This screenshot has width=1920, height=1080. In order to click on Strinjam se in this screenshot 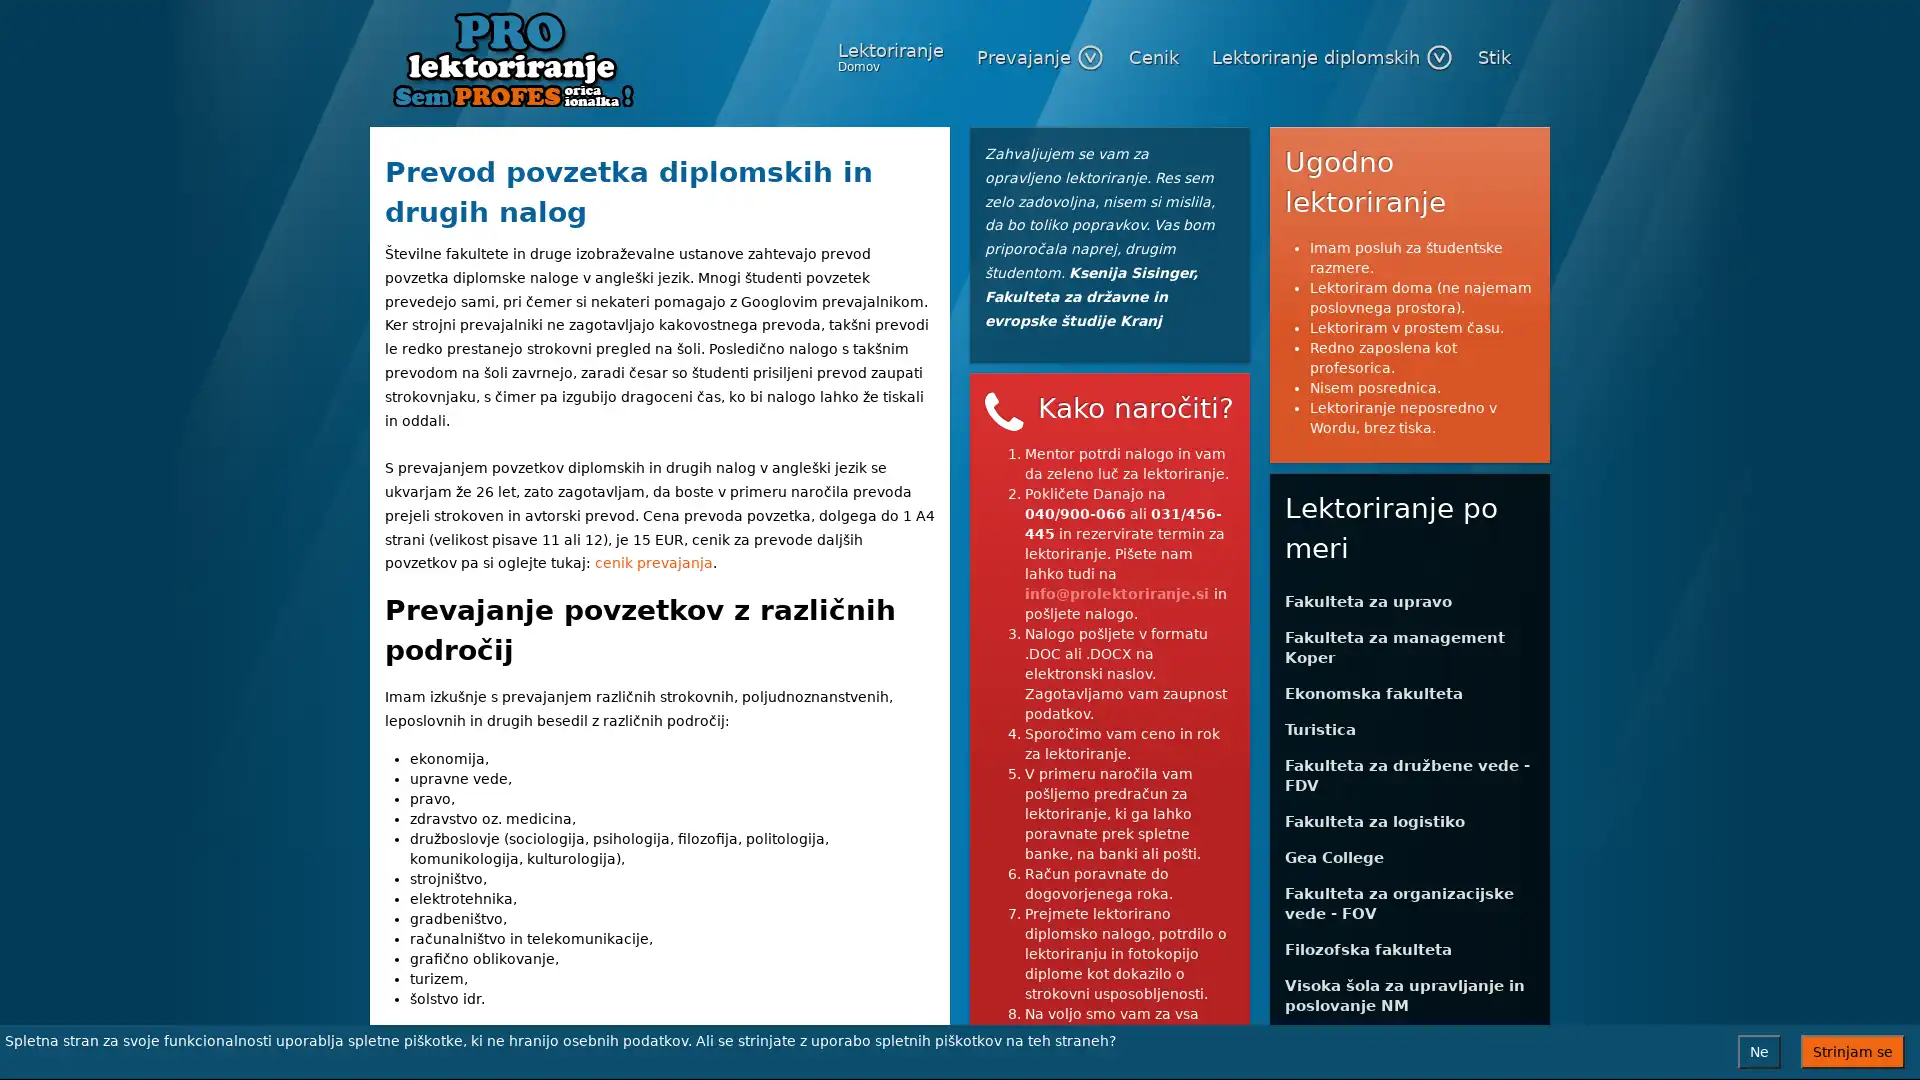, I will do `click(1851, 1051)`.